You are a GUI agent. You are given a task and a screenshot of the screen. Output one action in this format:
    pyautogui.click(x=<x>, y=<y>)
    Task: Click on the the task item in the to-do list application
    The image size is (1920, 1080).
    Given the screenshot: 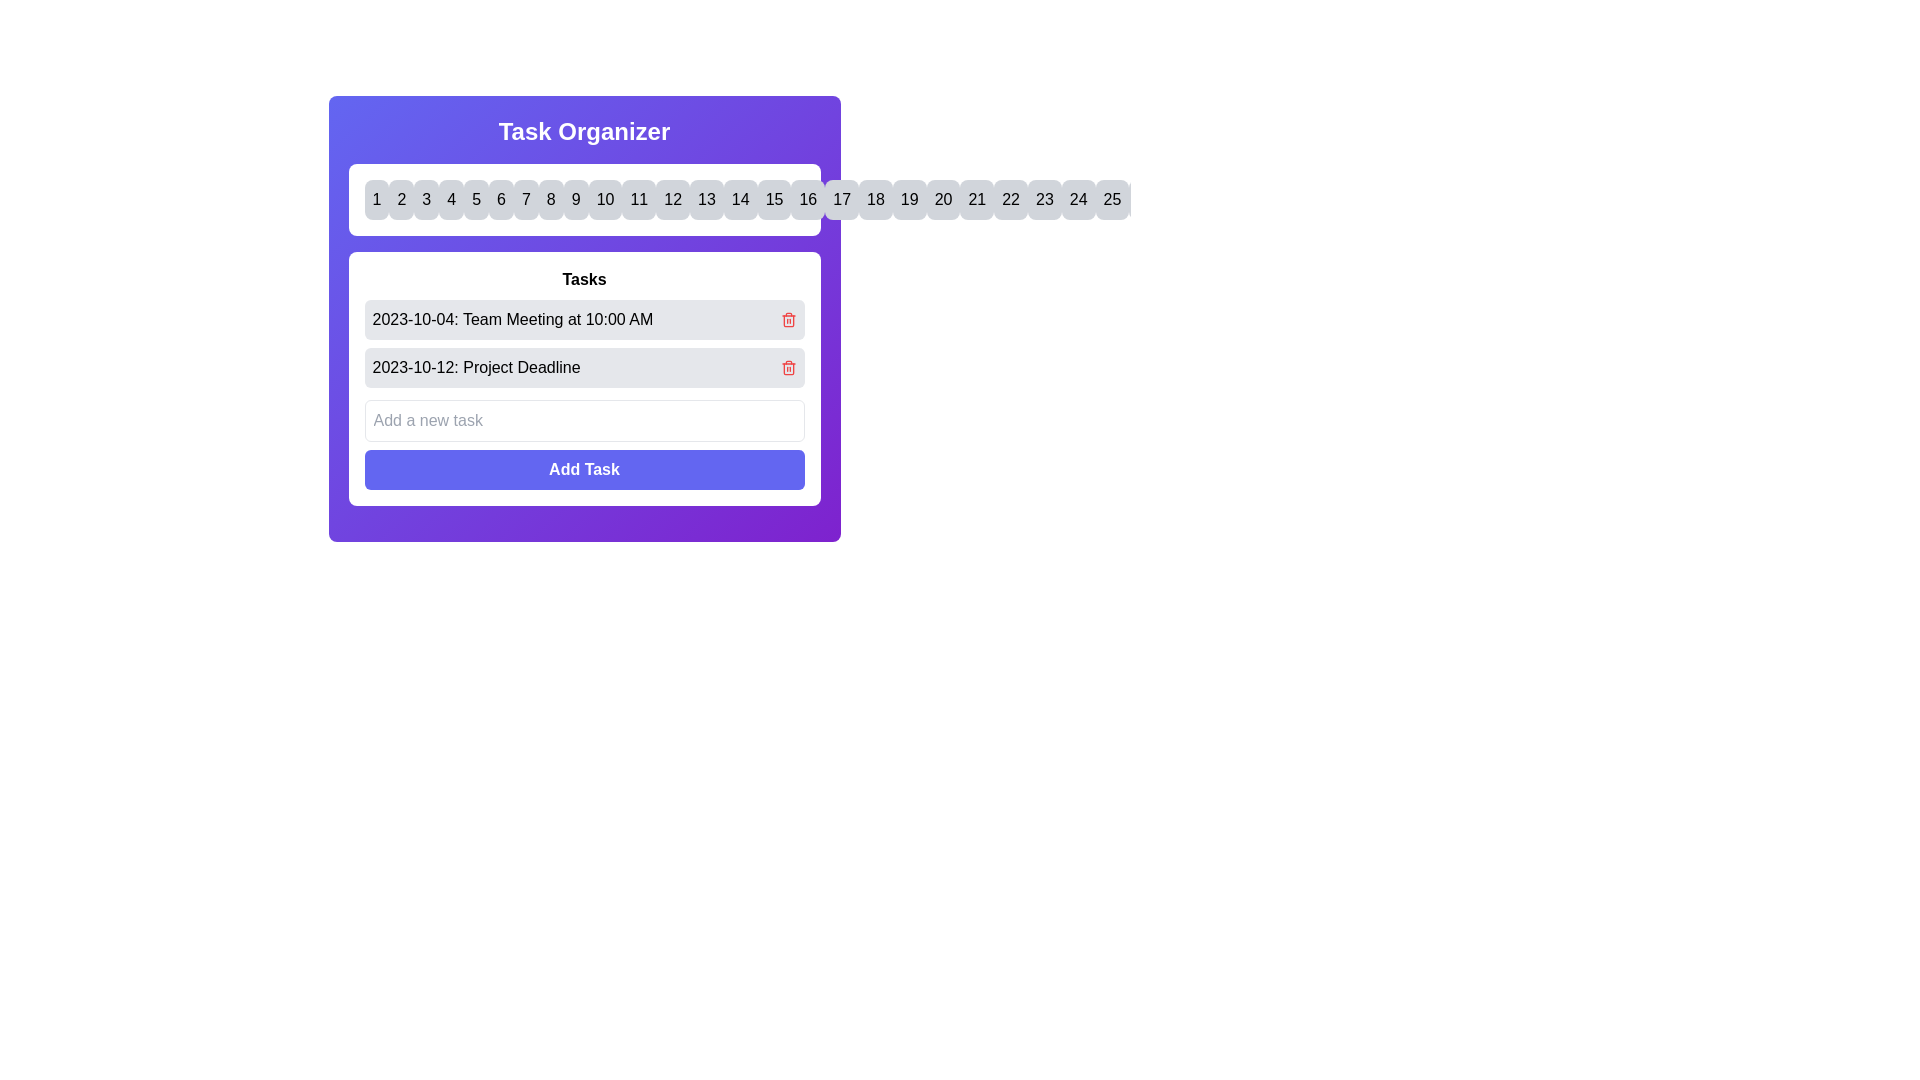 What is the action you would take?
    pyautogui.click(x=583, y=319)
    